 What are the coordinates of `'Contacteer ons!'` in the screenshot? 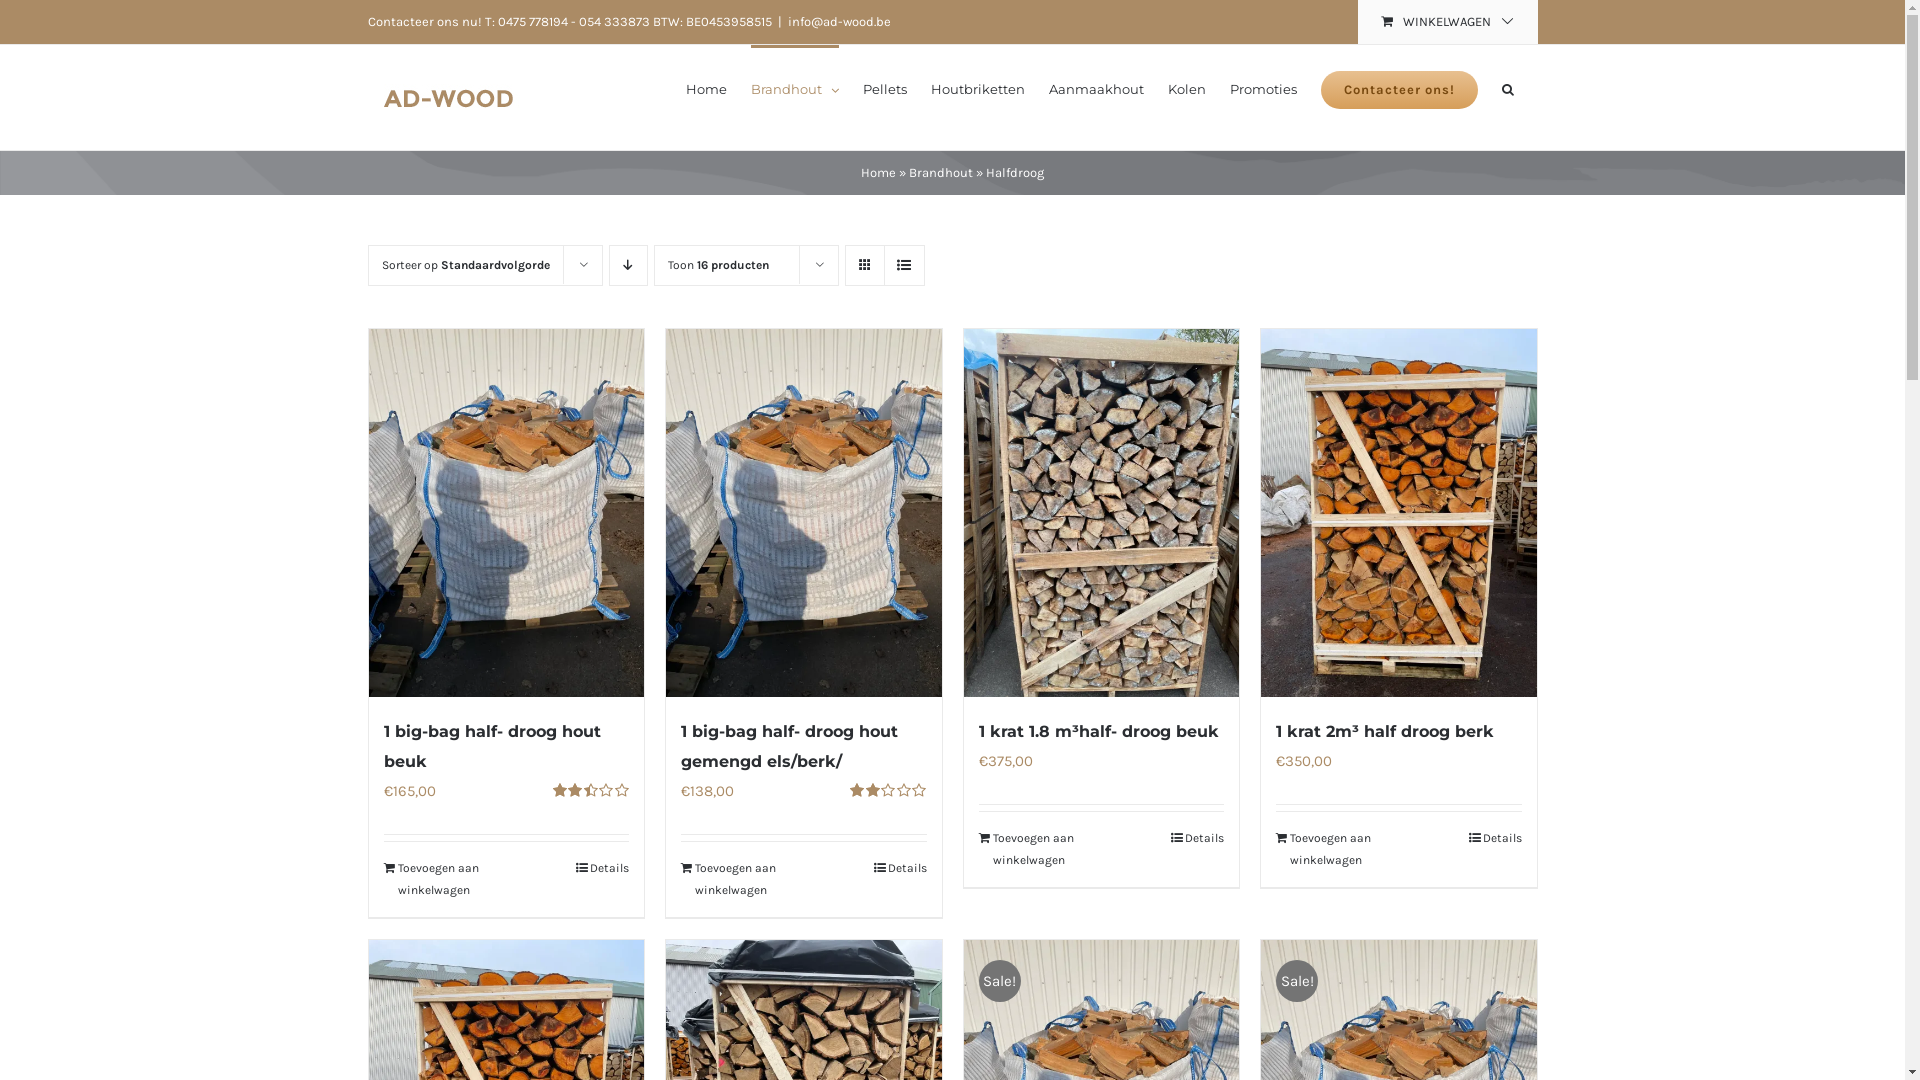 It's located at (1320, 87).